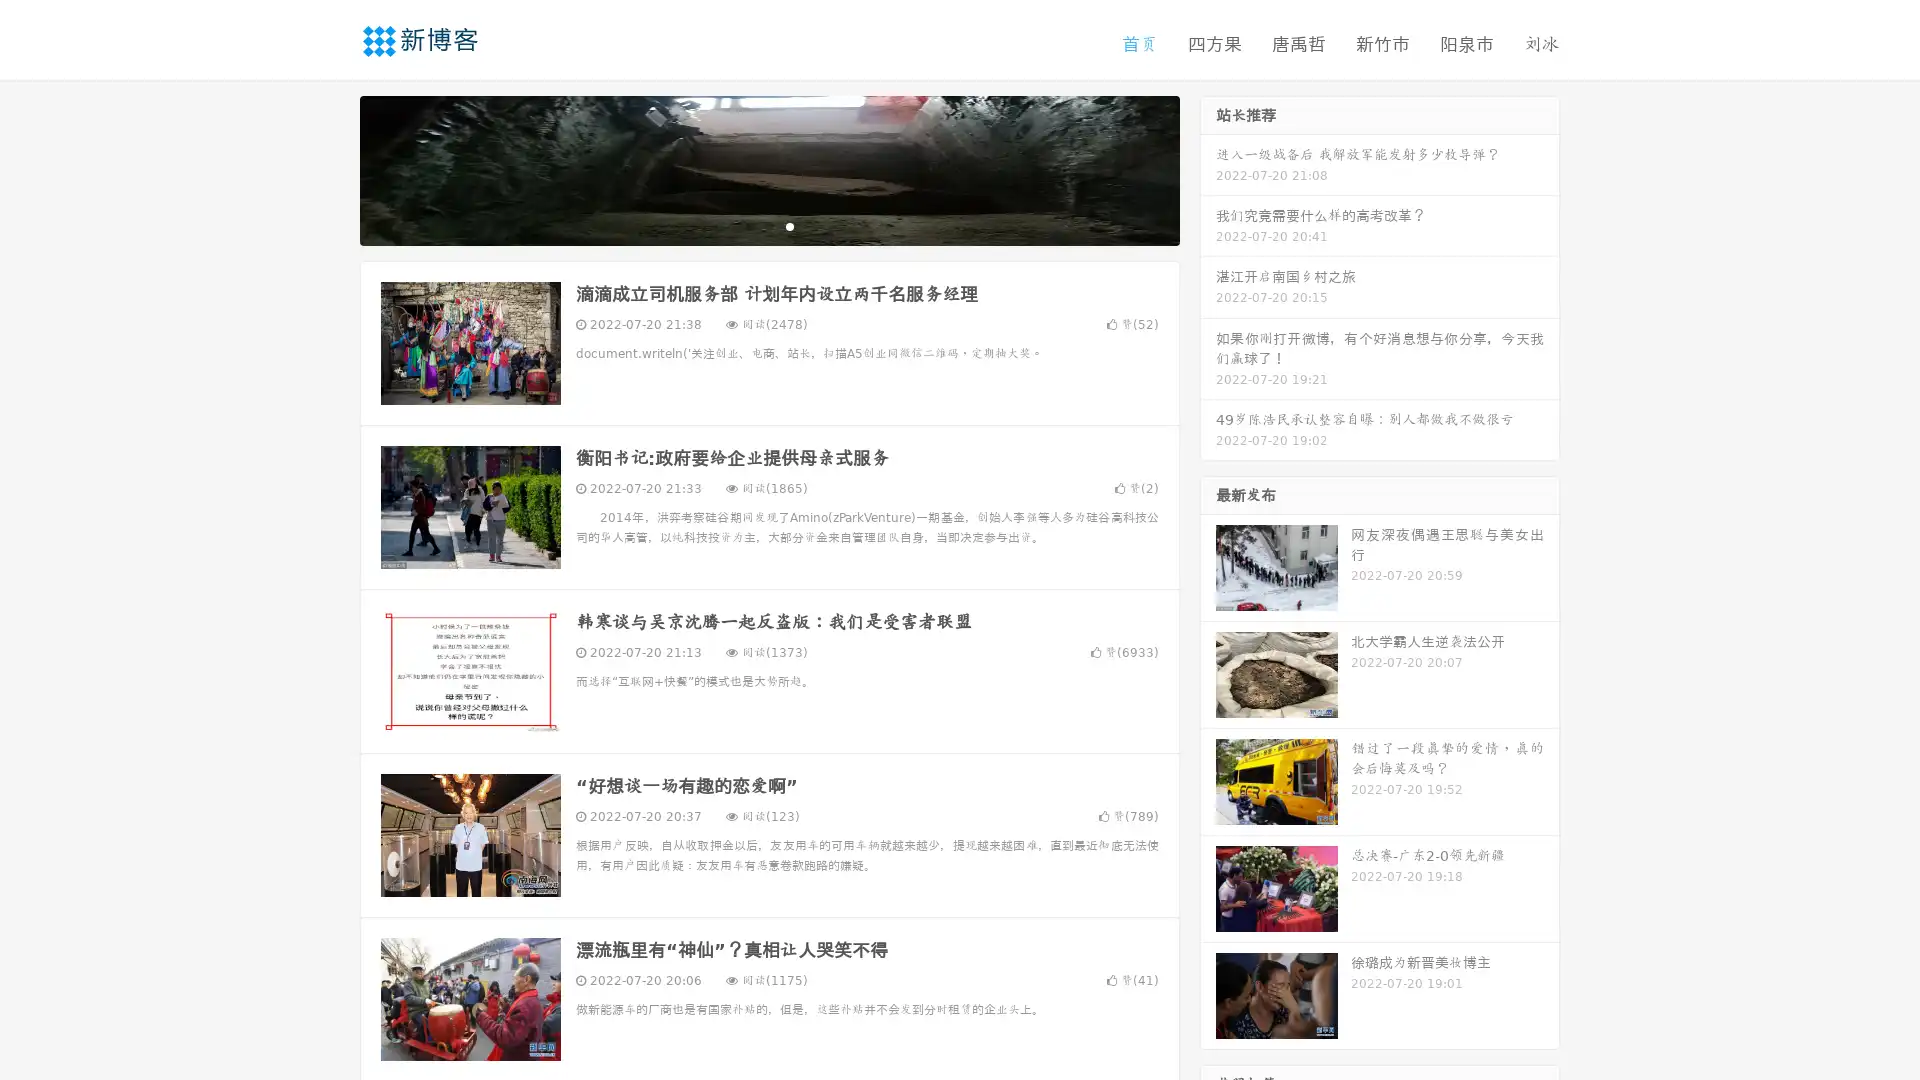 Image resolution: width=1920 pixels, height=1080 pixels. What do you see at coordinates (789, 225) in the screenshot?
I see `Go to slide 3` at bounding box center [789, 225].